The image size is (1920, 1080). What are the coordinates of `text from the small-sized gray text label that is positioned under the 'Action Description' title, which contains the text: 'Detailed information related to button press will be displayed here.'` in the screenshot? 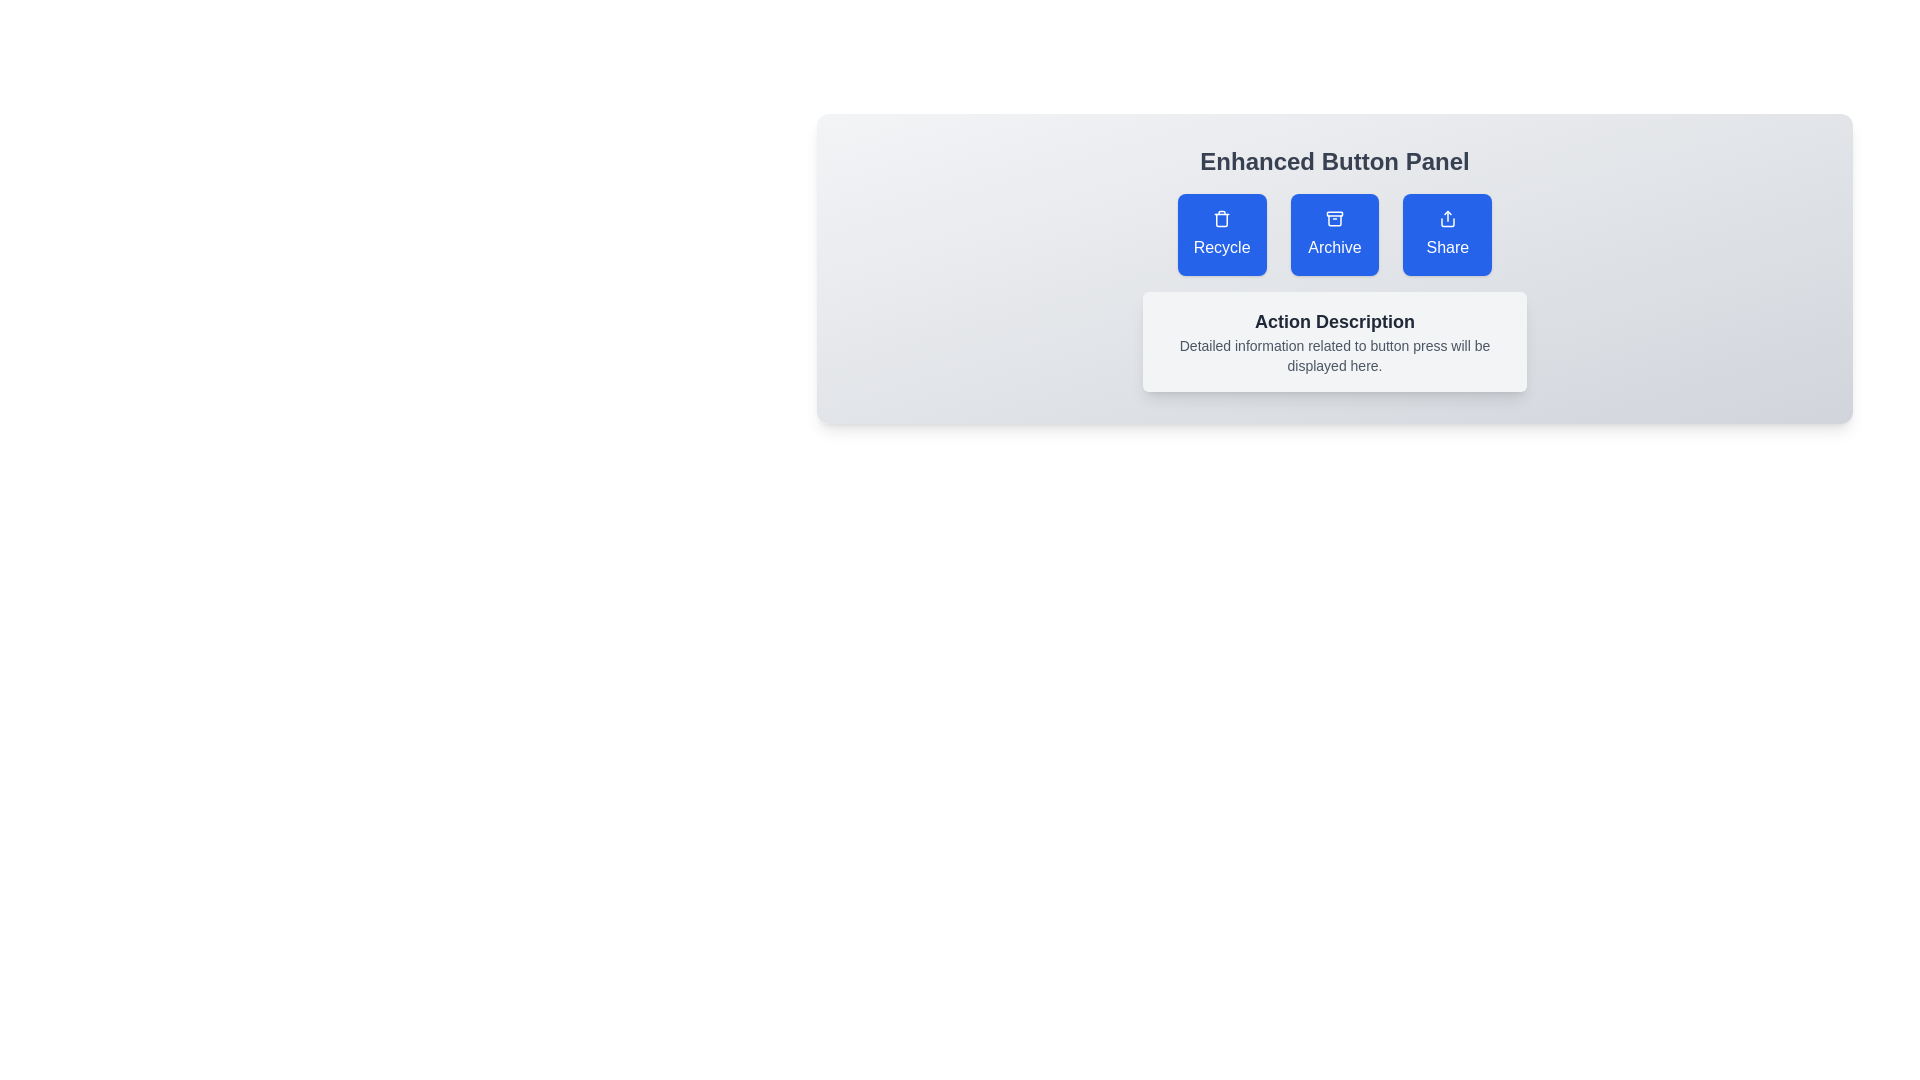 It's located at (1334, 354).